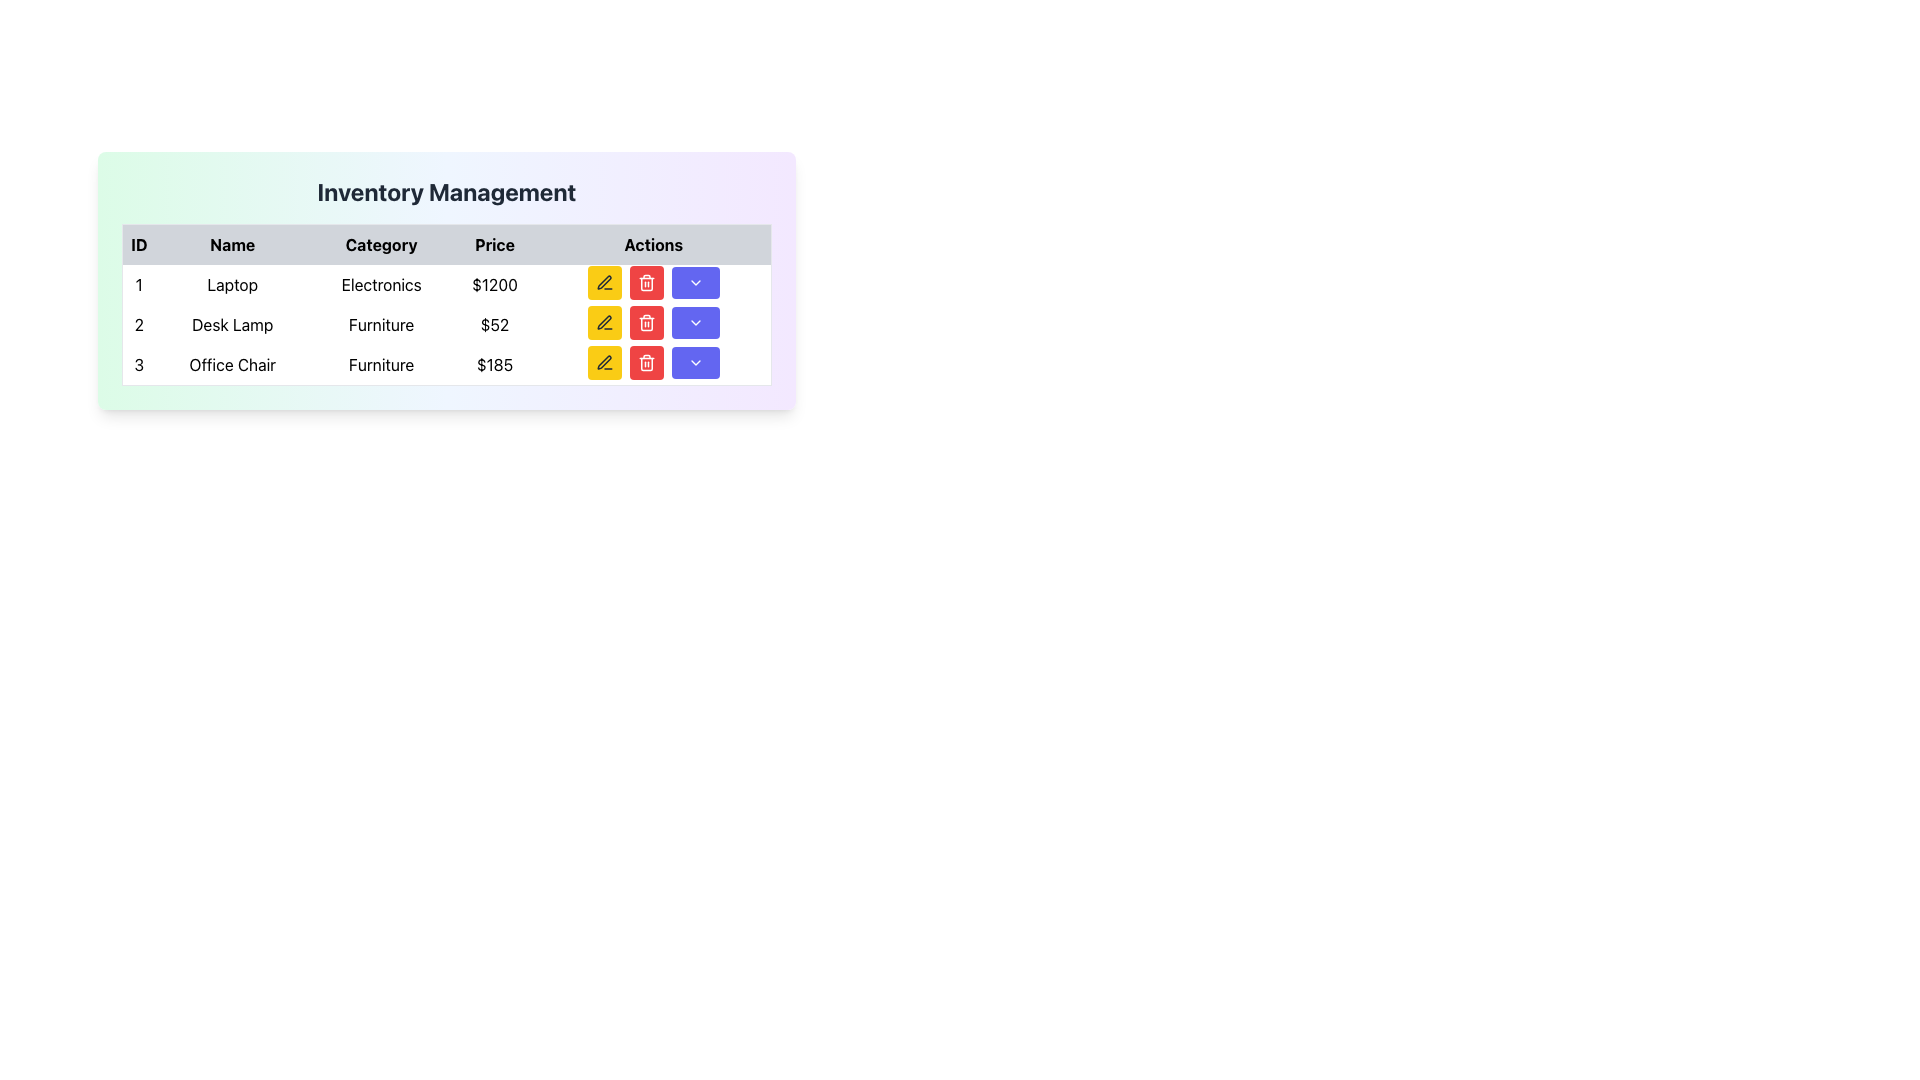  What do you see at coordinates (603, 322) in the screenshot?
I see `the pen icon for editing functionality` at bounding box center [603, 322].